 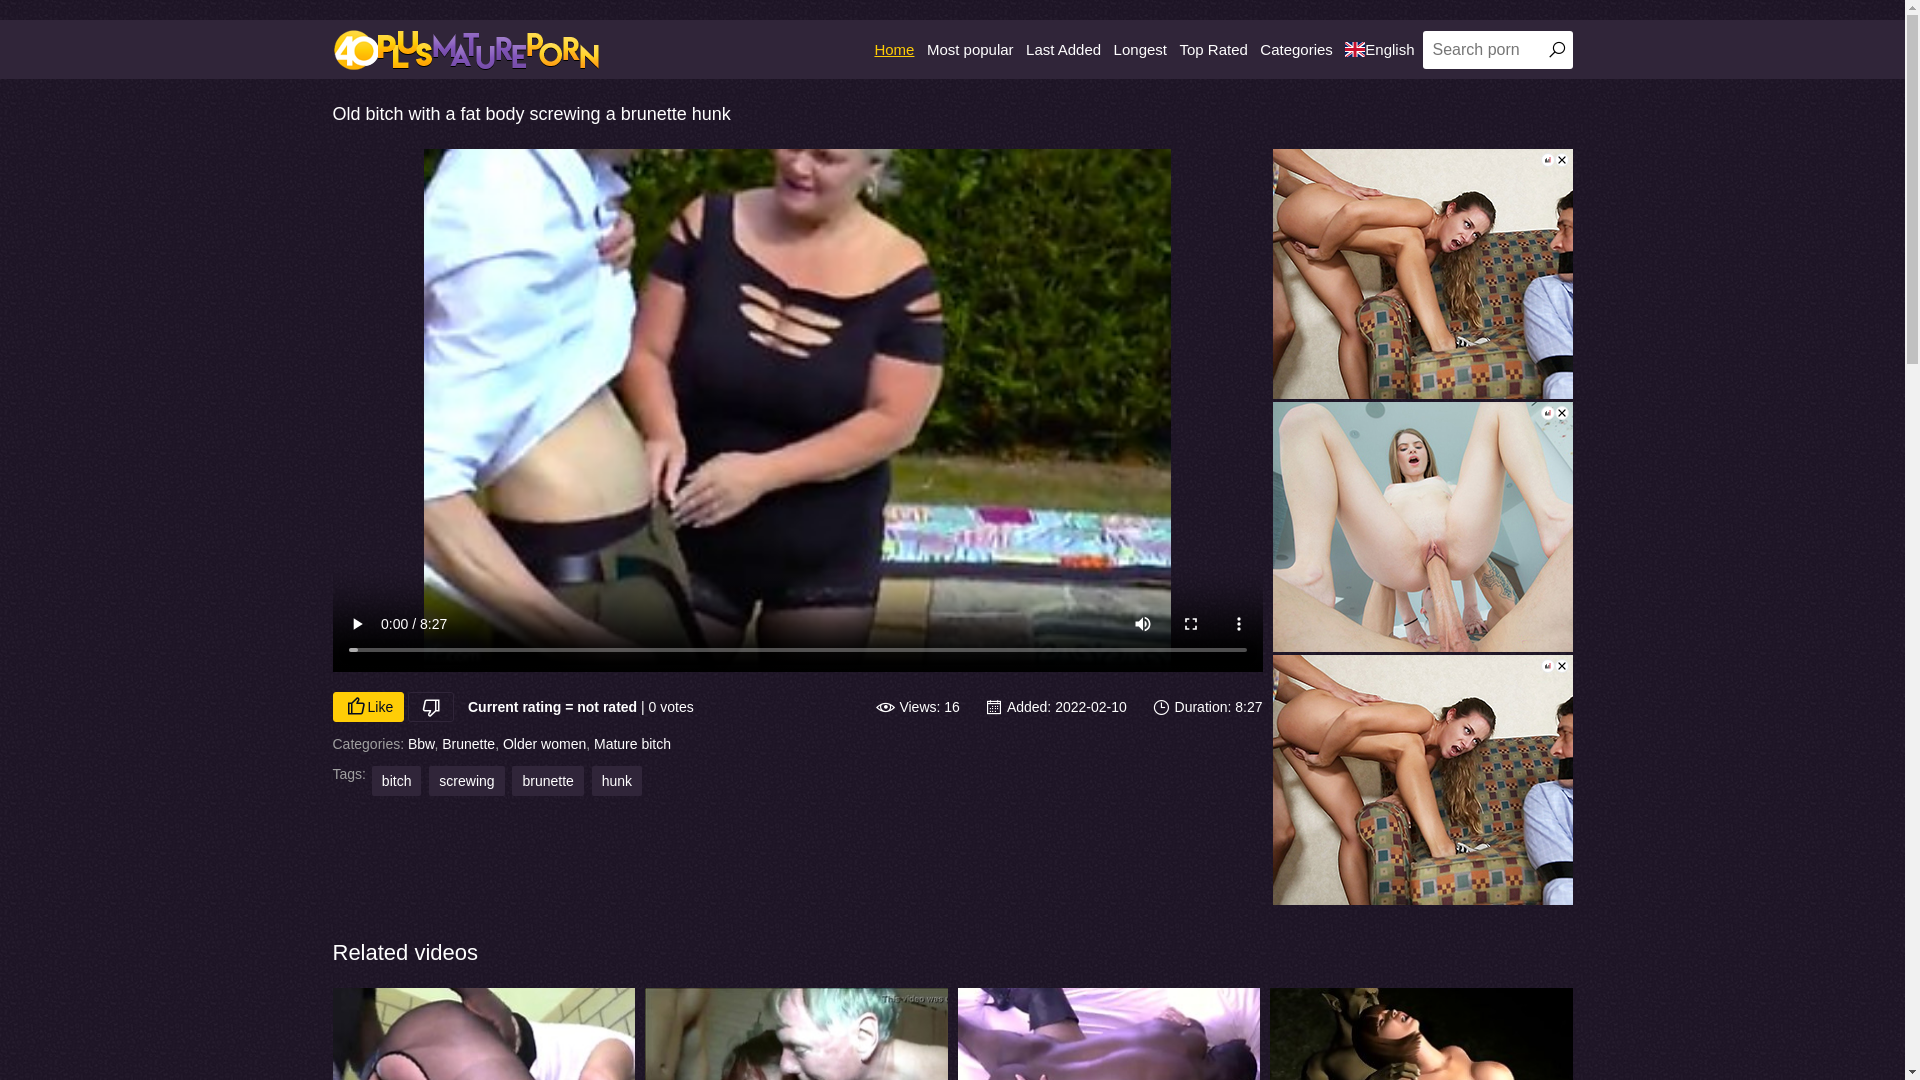 I want to click on 'Categories', so click(x=1296, y=49).